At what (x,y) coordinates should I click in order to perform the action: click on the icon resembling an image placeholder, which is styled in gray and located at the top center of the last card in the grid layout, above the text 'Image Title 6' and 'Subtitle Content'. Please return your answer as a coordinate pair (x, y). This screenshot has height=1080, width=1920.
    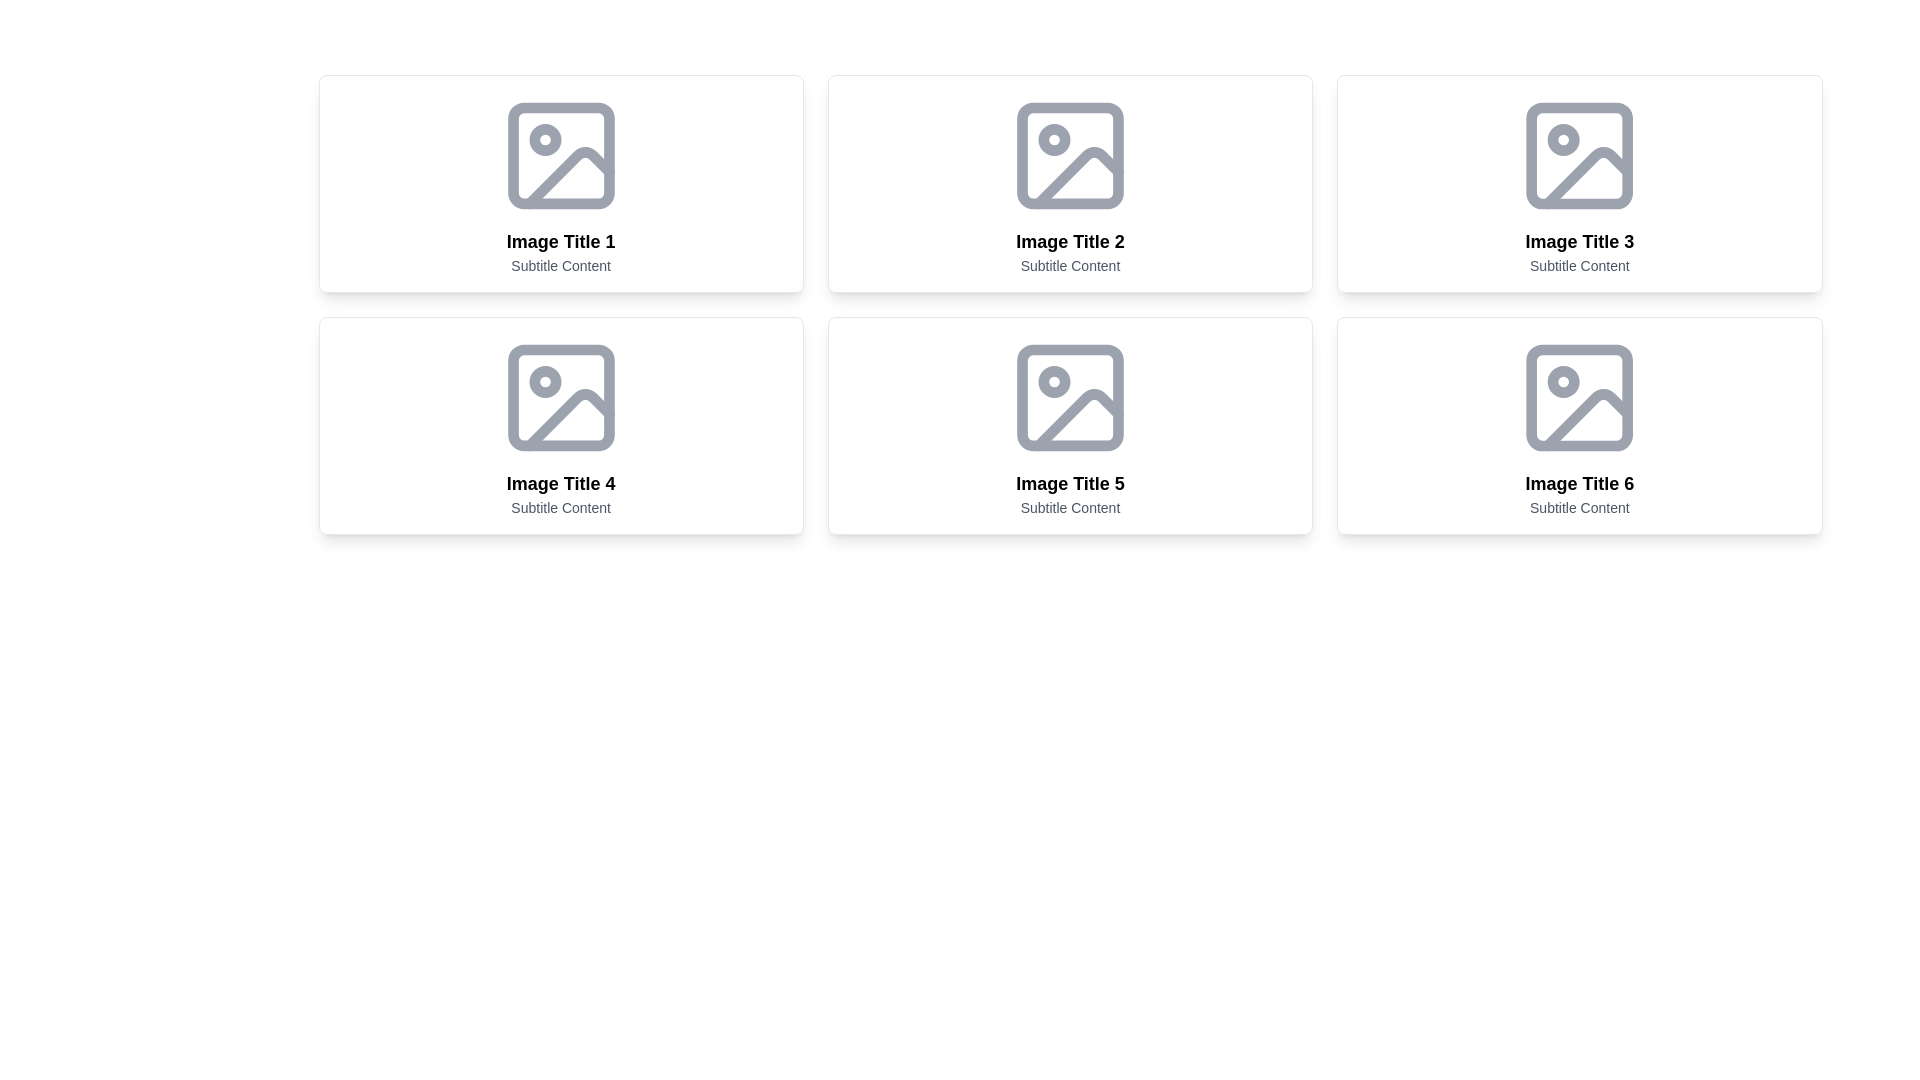
    Looking at the image, I should click on (1578, 397).